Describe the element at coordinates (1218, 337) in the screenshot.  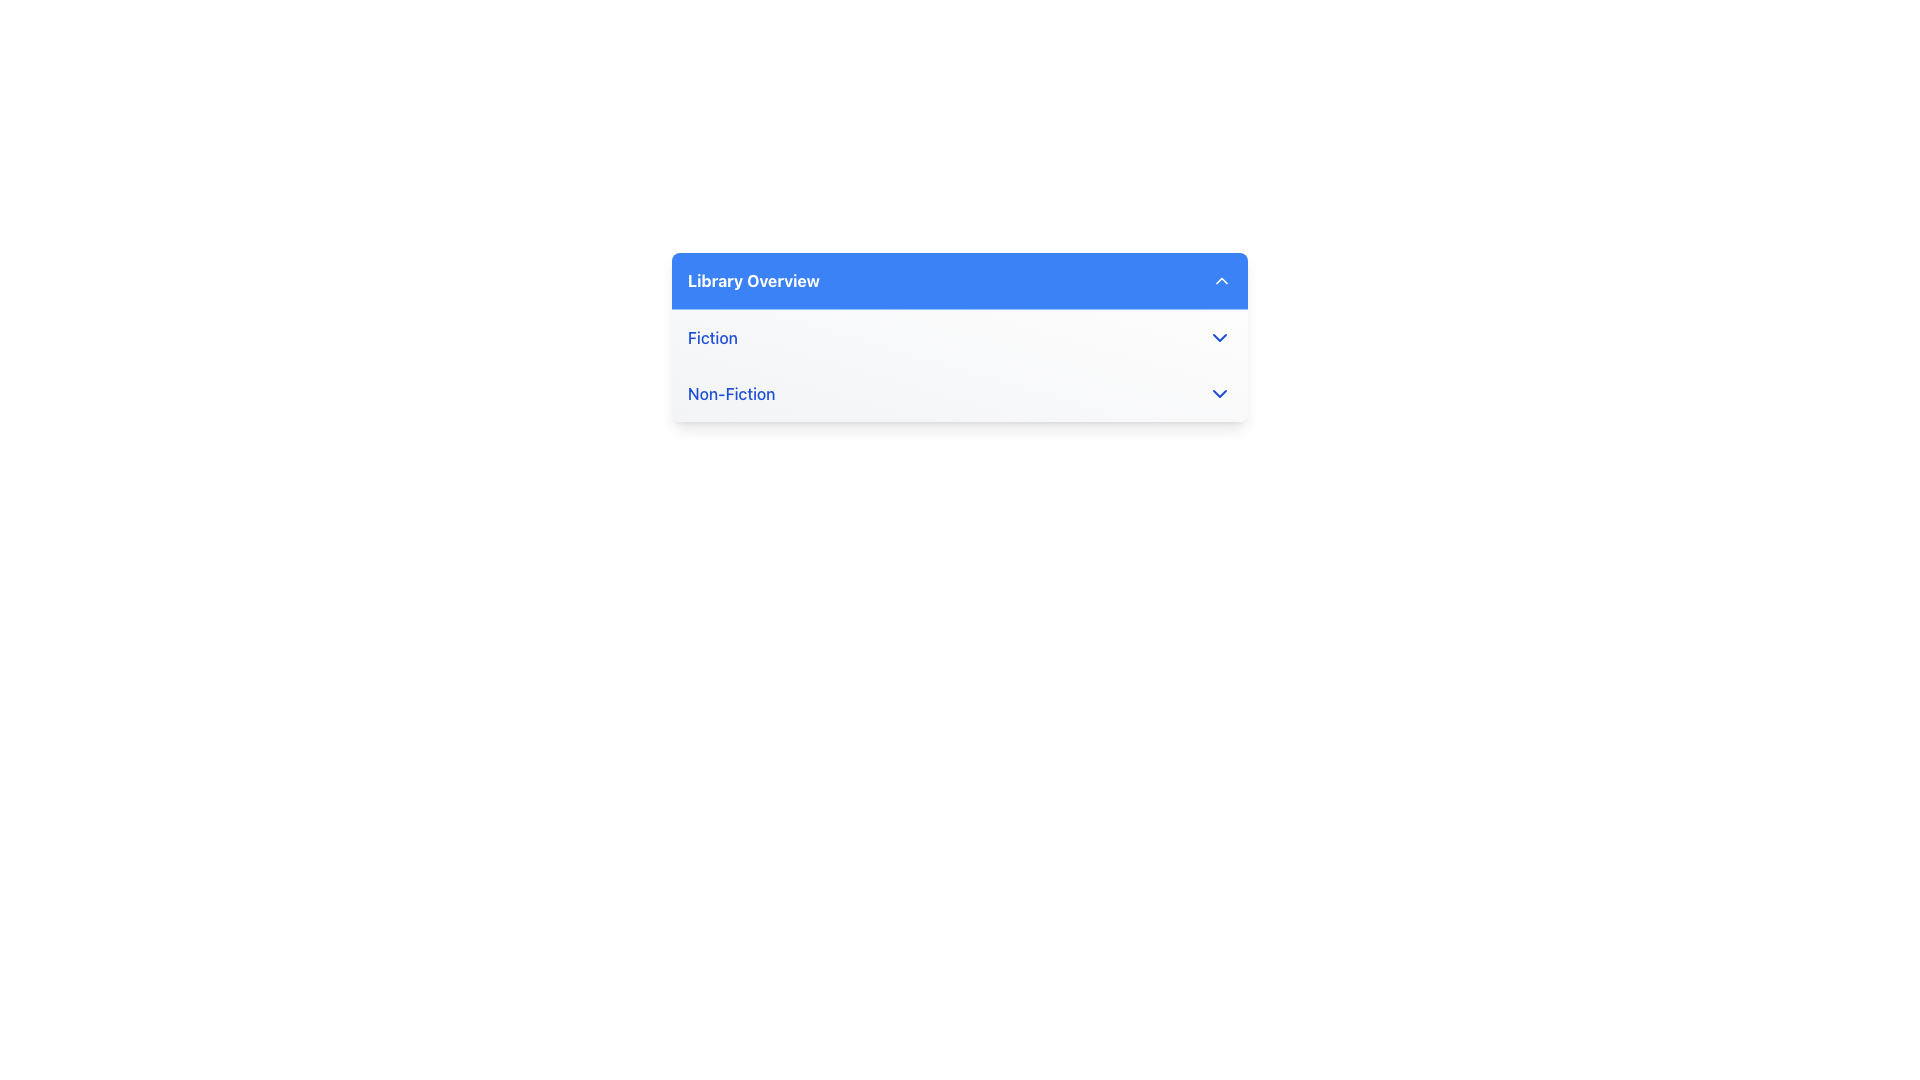
I see `the downward-facing chevron icon located to the right of the 'Fiction' text` at that location.